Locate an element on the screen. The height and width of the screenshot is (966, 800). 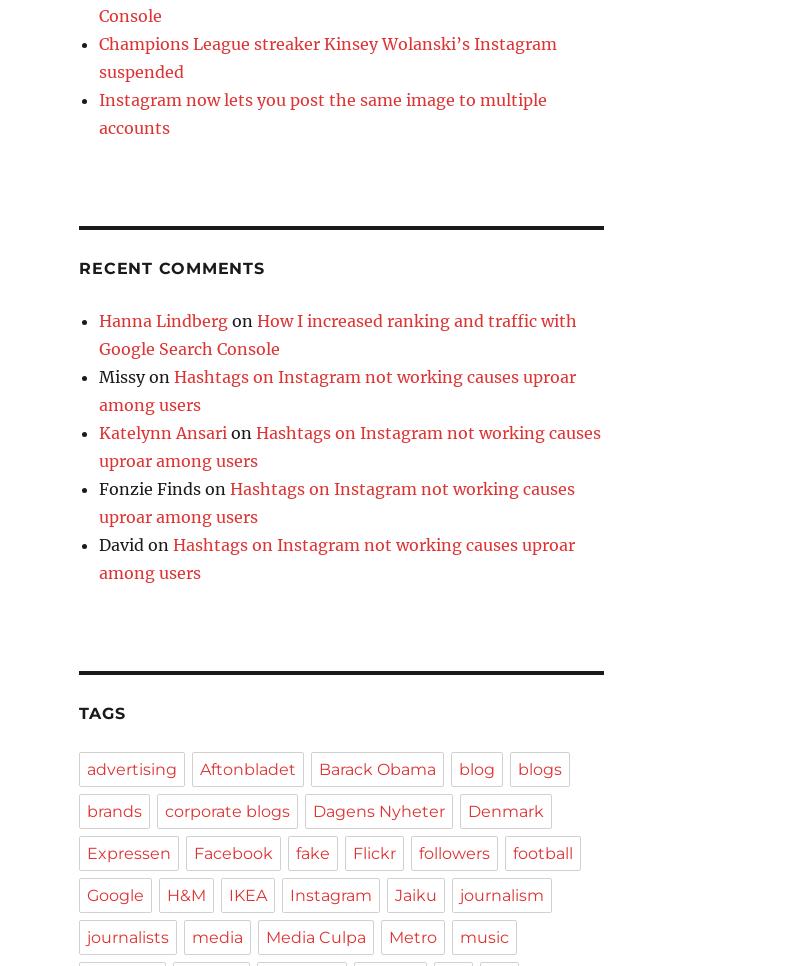
'Recent Comments' is located at coordinates (79, 268).